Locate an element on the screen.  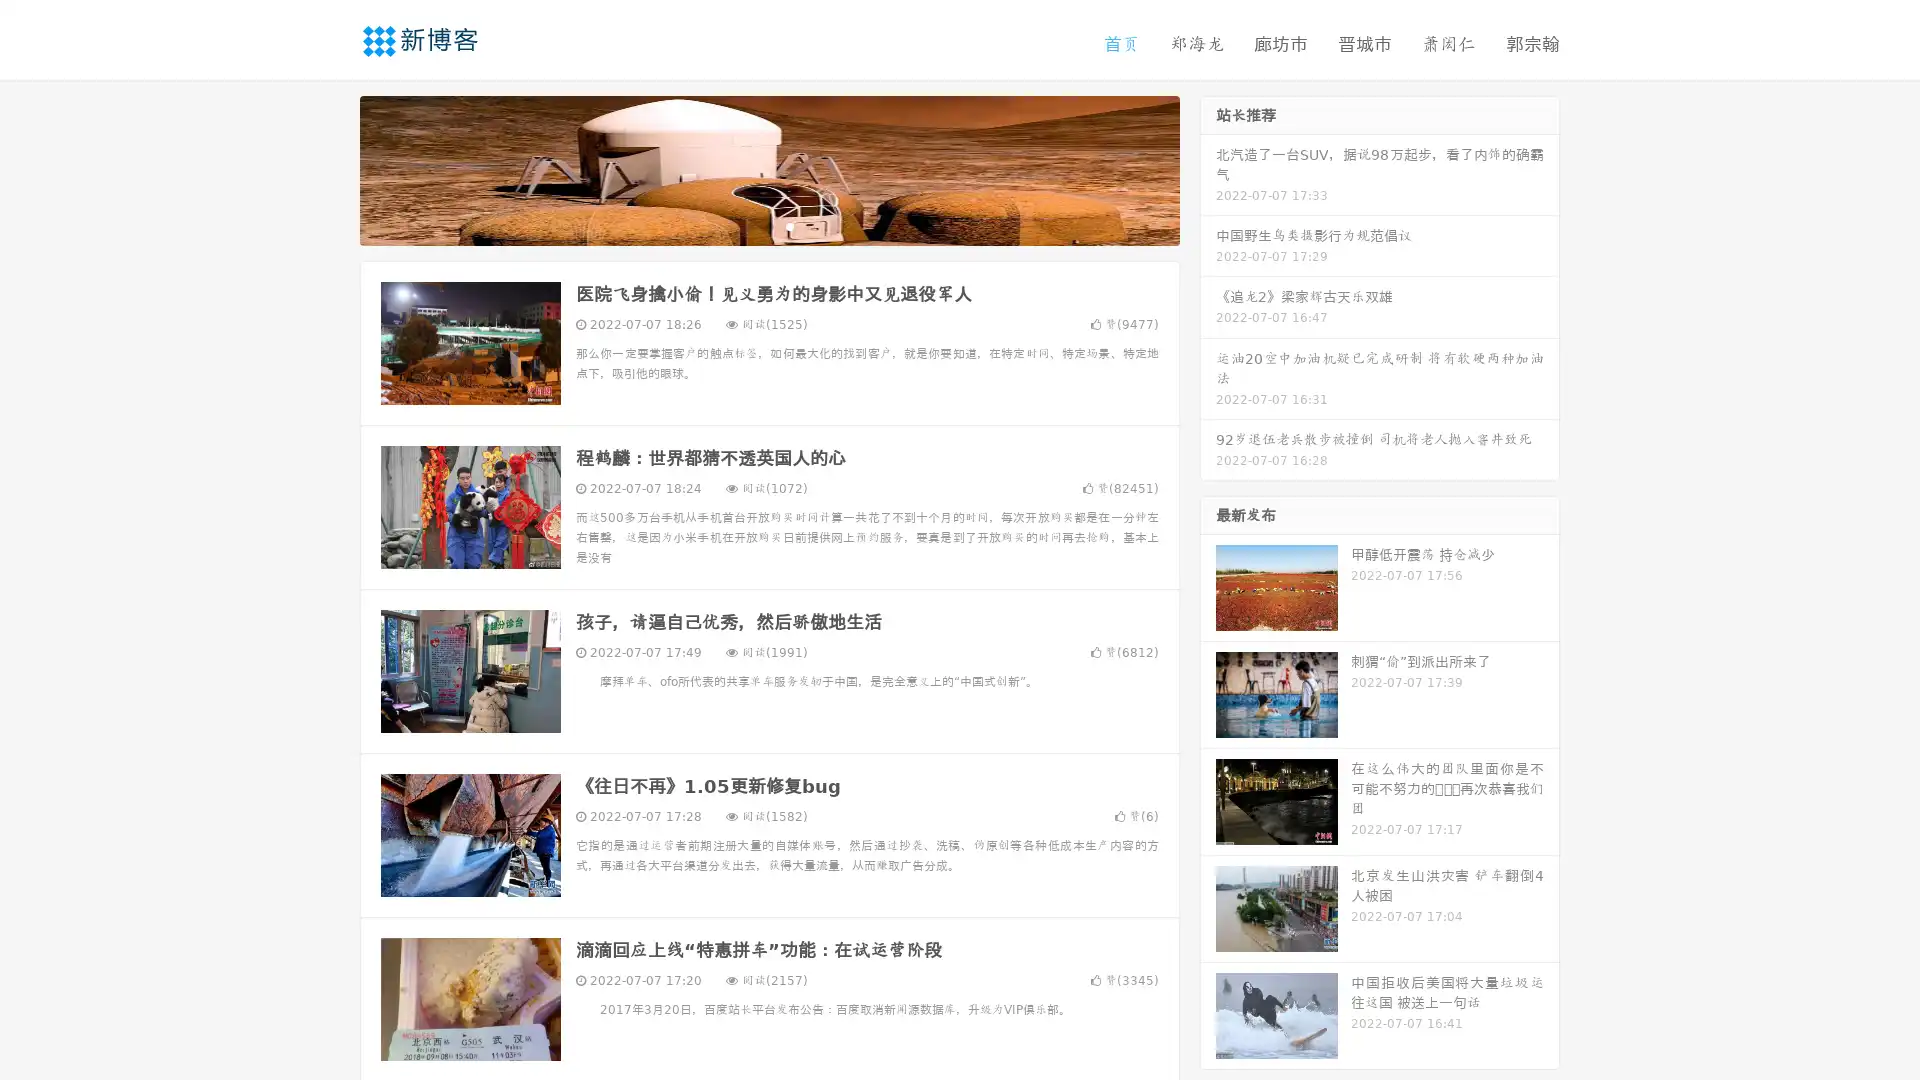
Go to slide 2 is located at coordinates (768, 225).